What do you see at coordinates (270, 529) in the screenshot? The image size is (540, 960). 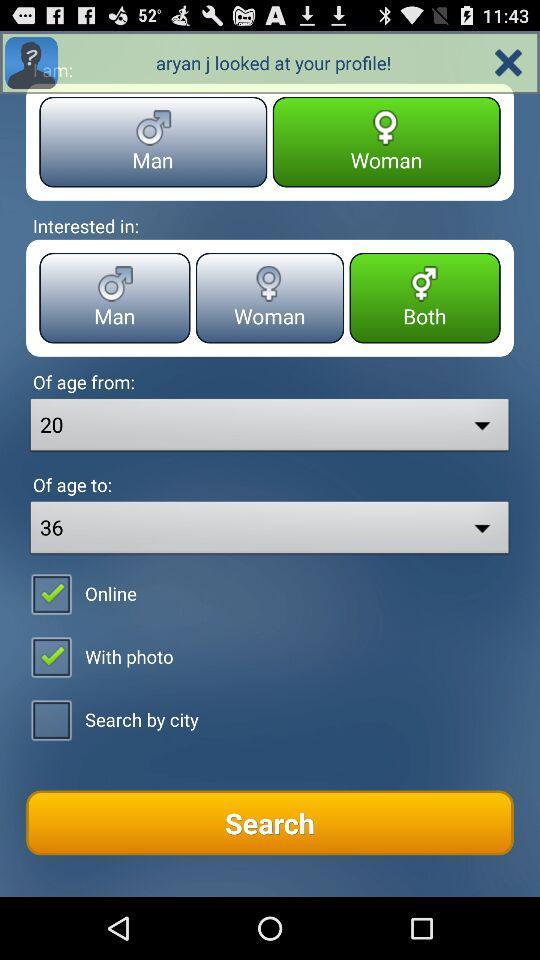 I see `dropdown below the text called of age to` at bounding box center [270, 529].